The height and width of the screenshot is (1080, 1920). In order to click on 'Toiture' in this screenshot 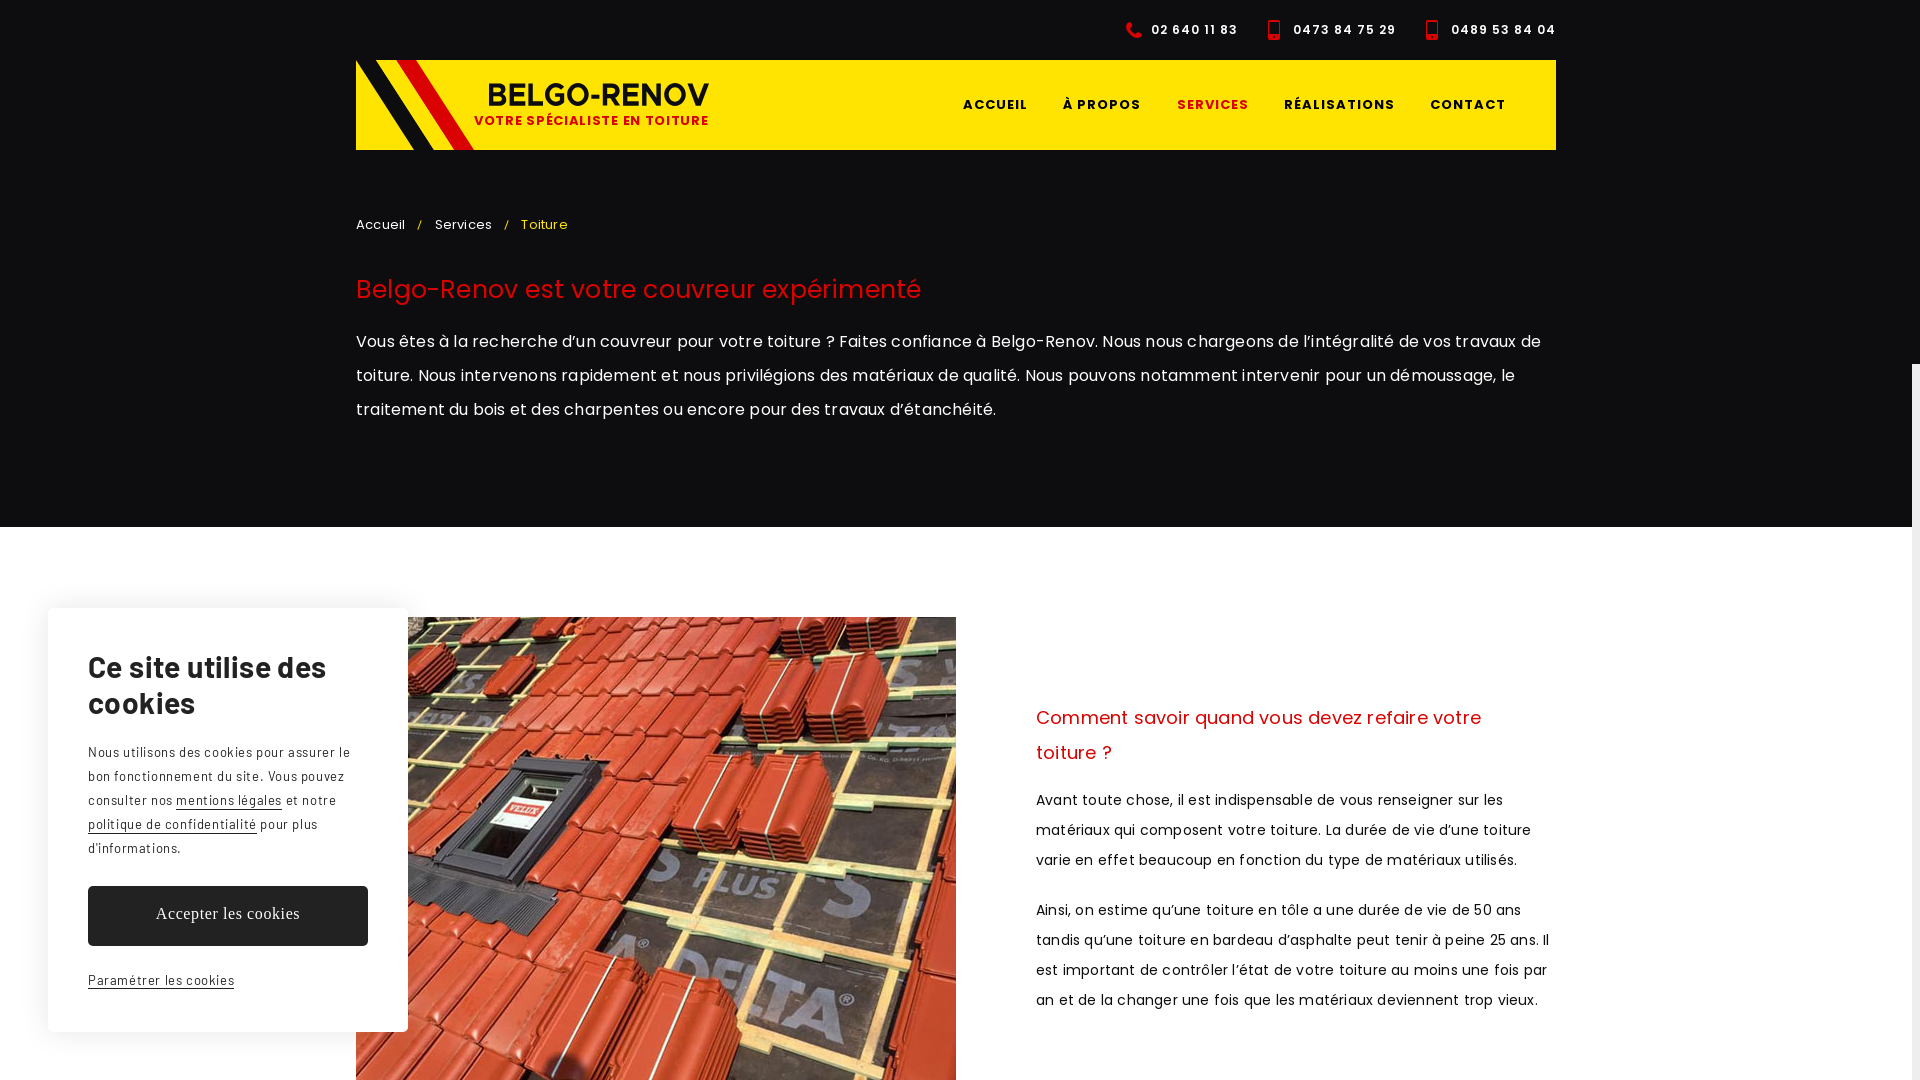, I will do `click(543, 224)`.